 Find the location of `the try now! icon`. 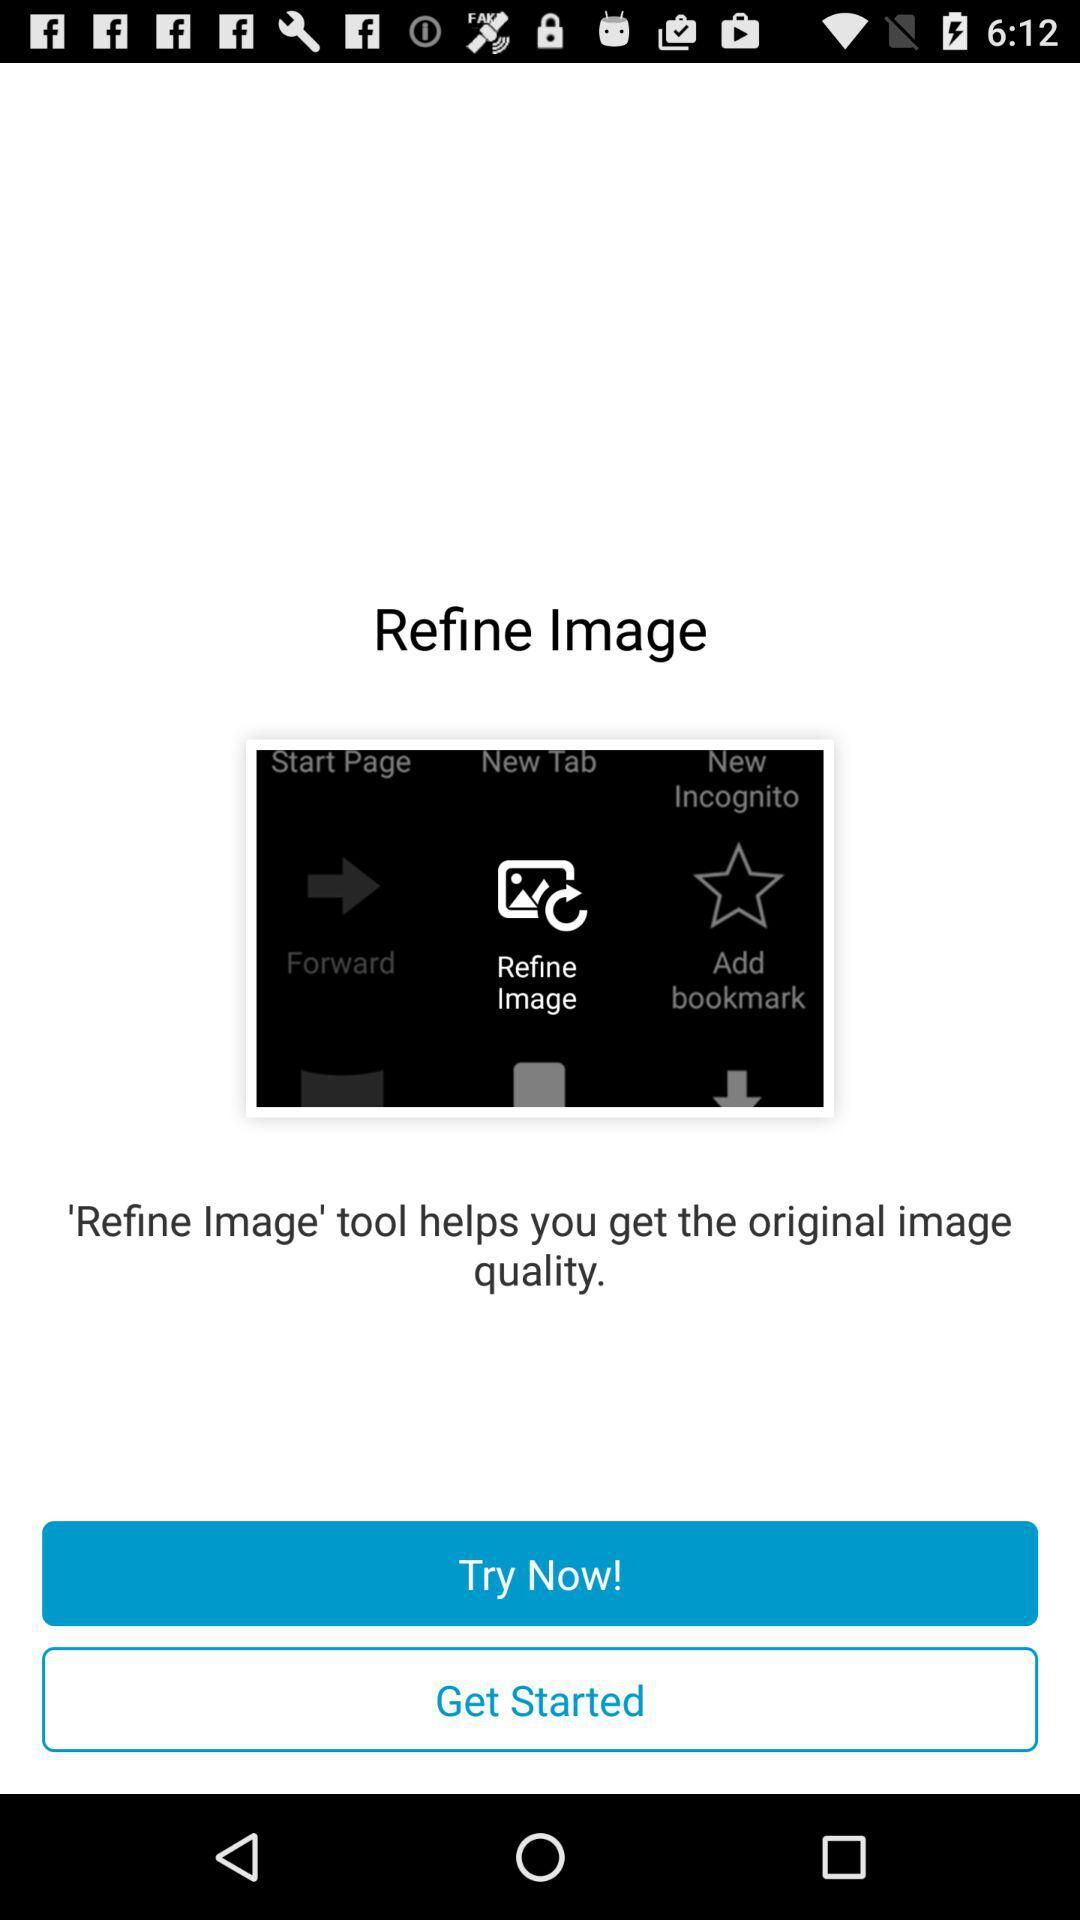

the try now! icon is located at coordinates (540, 1572).